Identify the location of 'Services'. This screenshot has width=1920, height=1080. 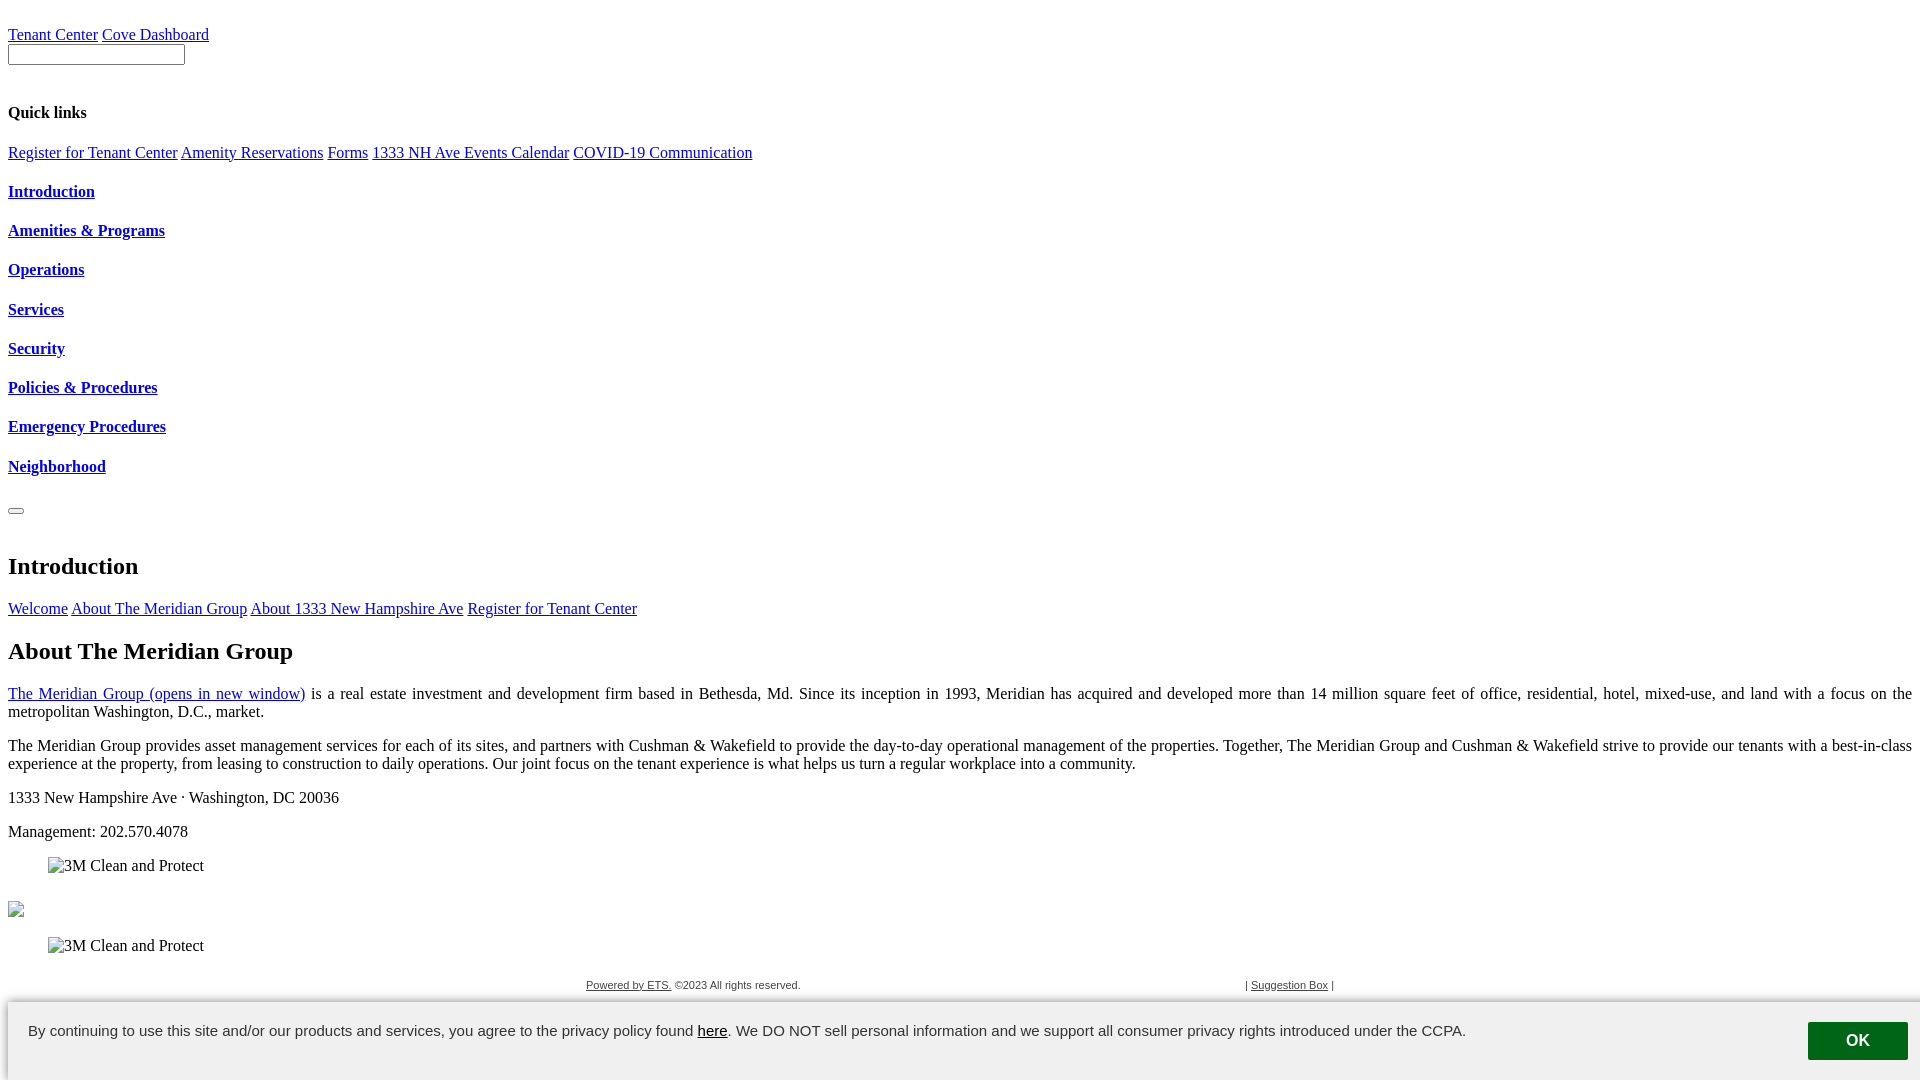
(8, 309).